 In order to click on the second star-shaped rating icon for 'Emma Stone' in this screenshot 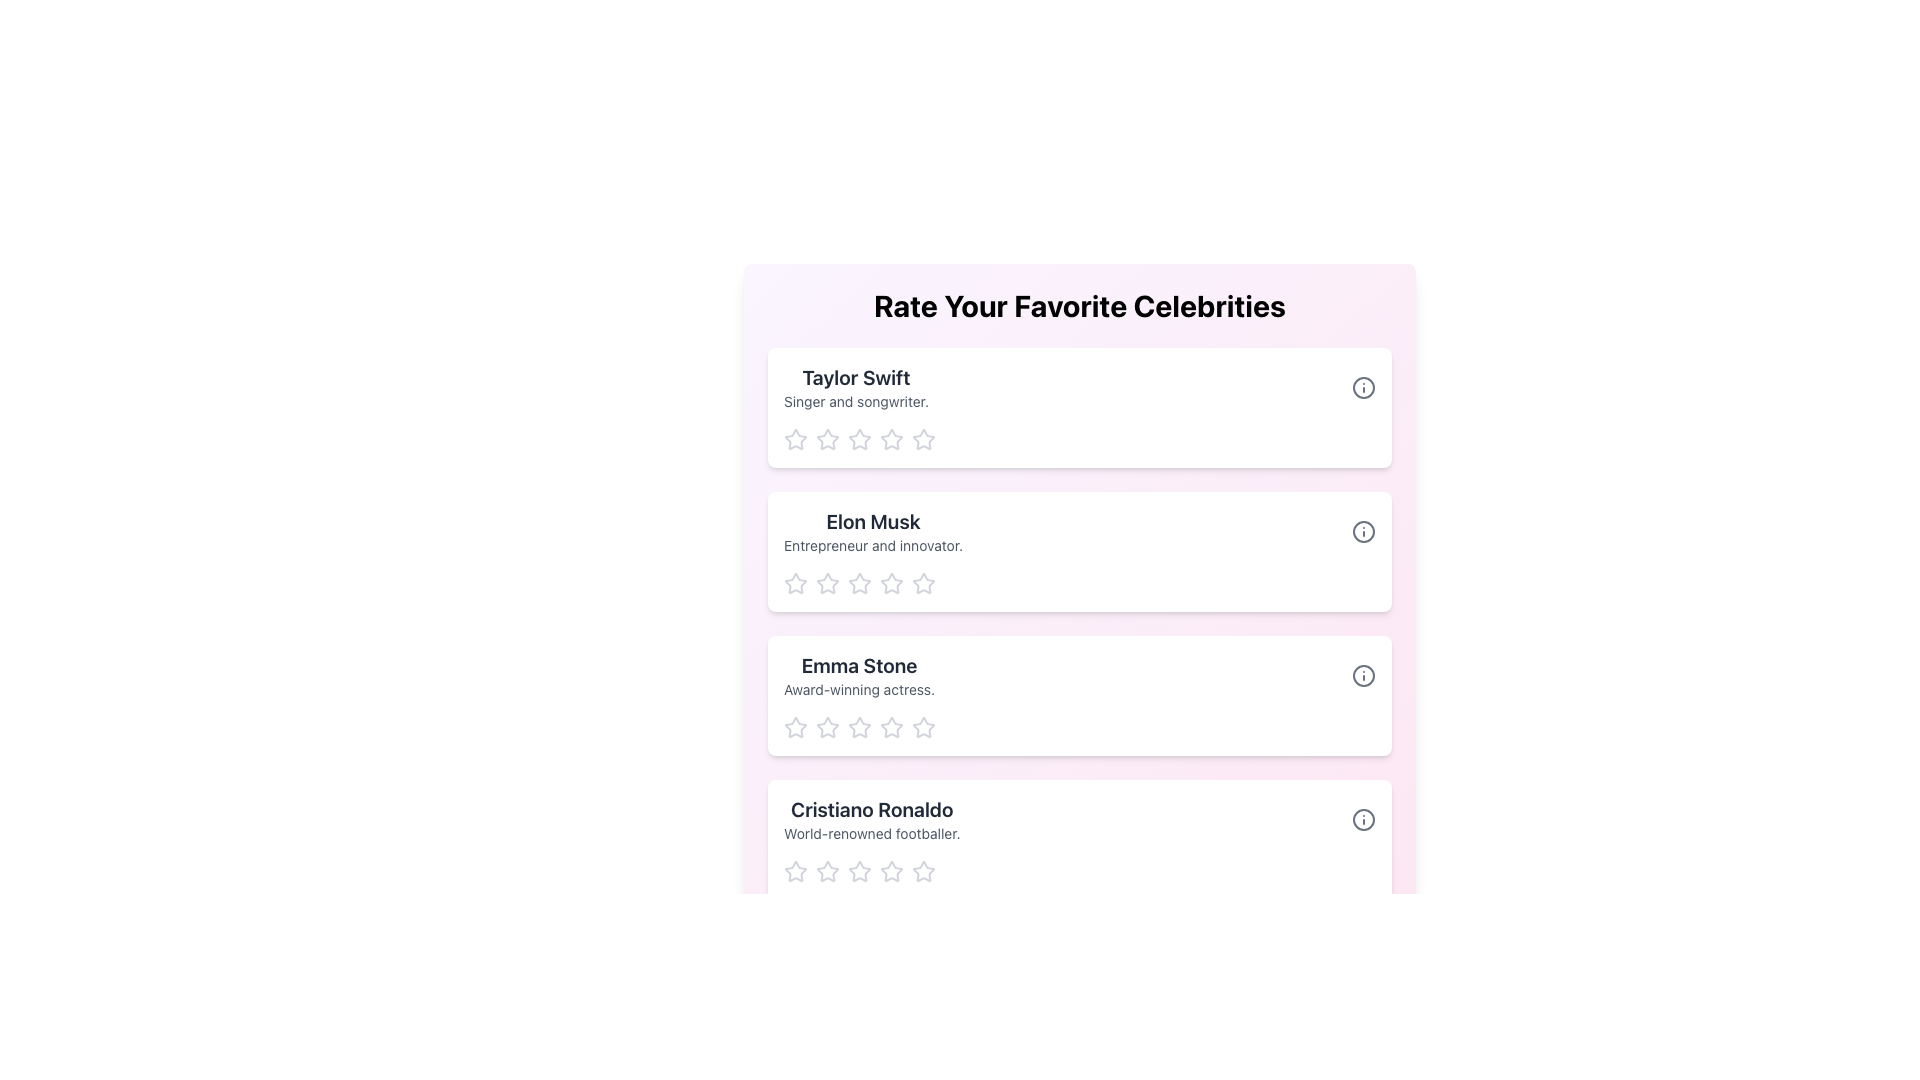, I will do `click(828, 728)`.